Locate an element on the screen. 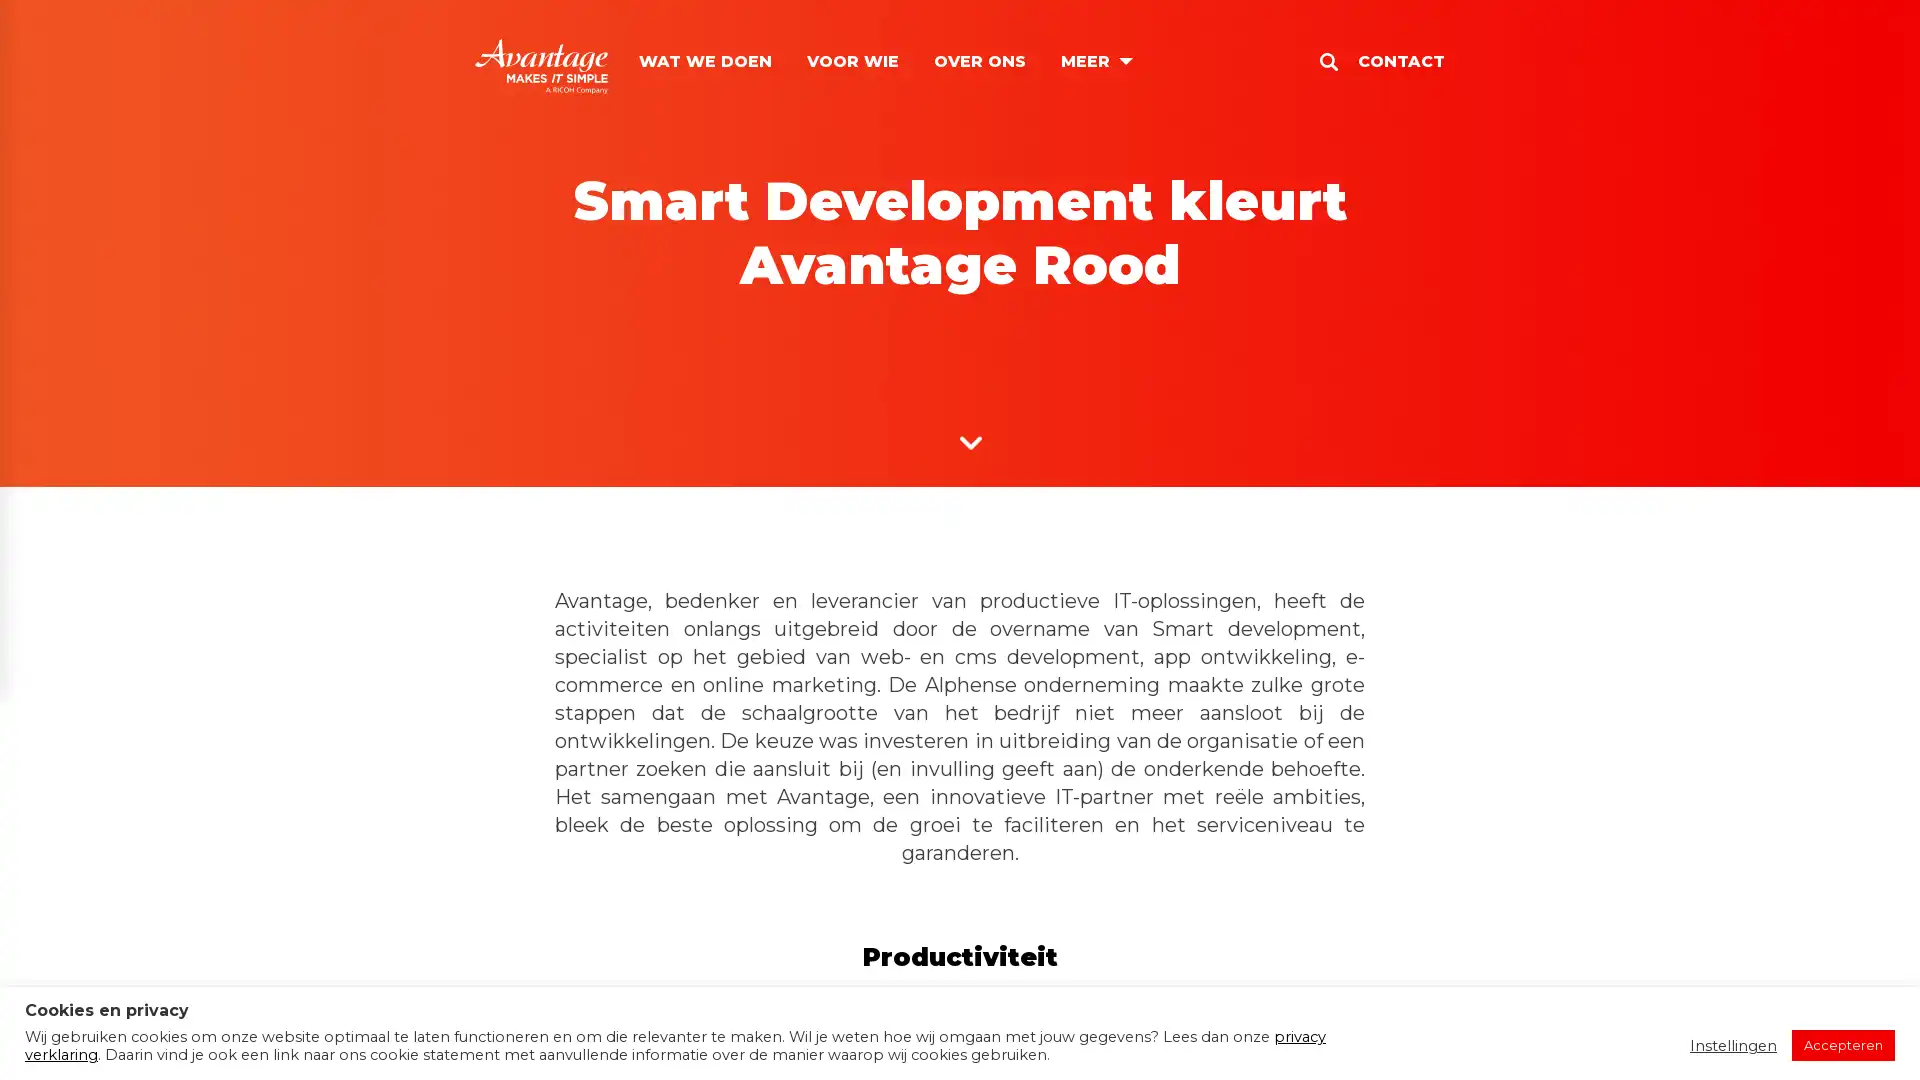  Instellingen is located at coordinates (1732, 1044).